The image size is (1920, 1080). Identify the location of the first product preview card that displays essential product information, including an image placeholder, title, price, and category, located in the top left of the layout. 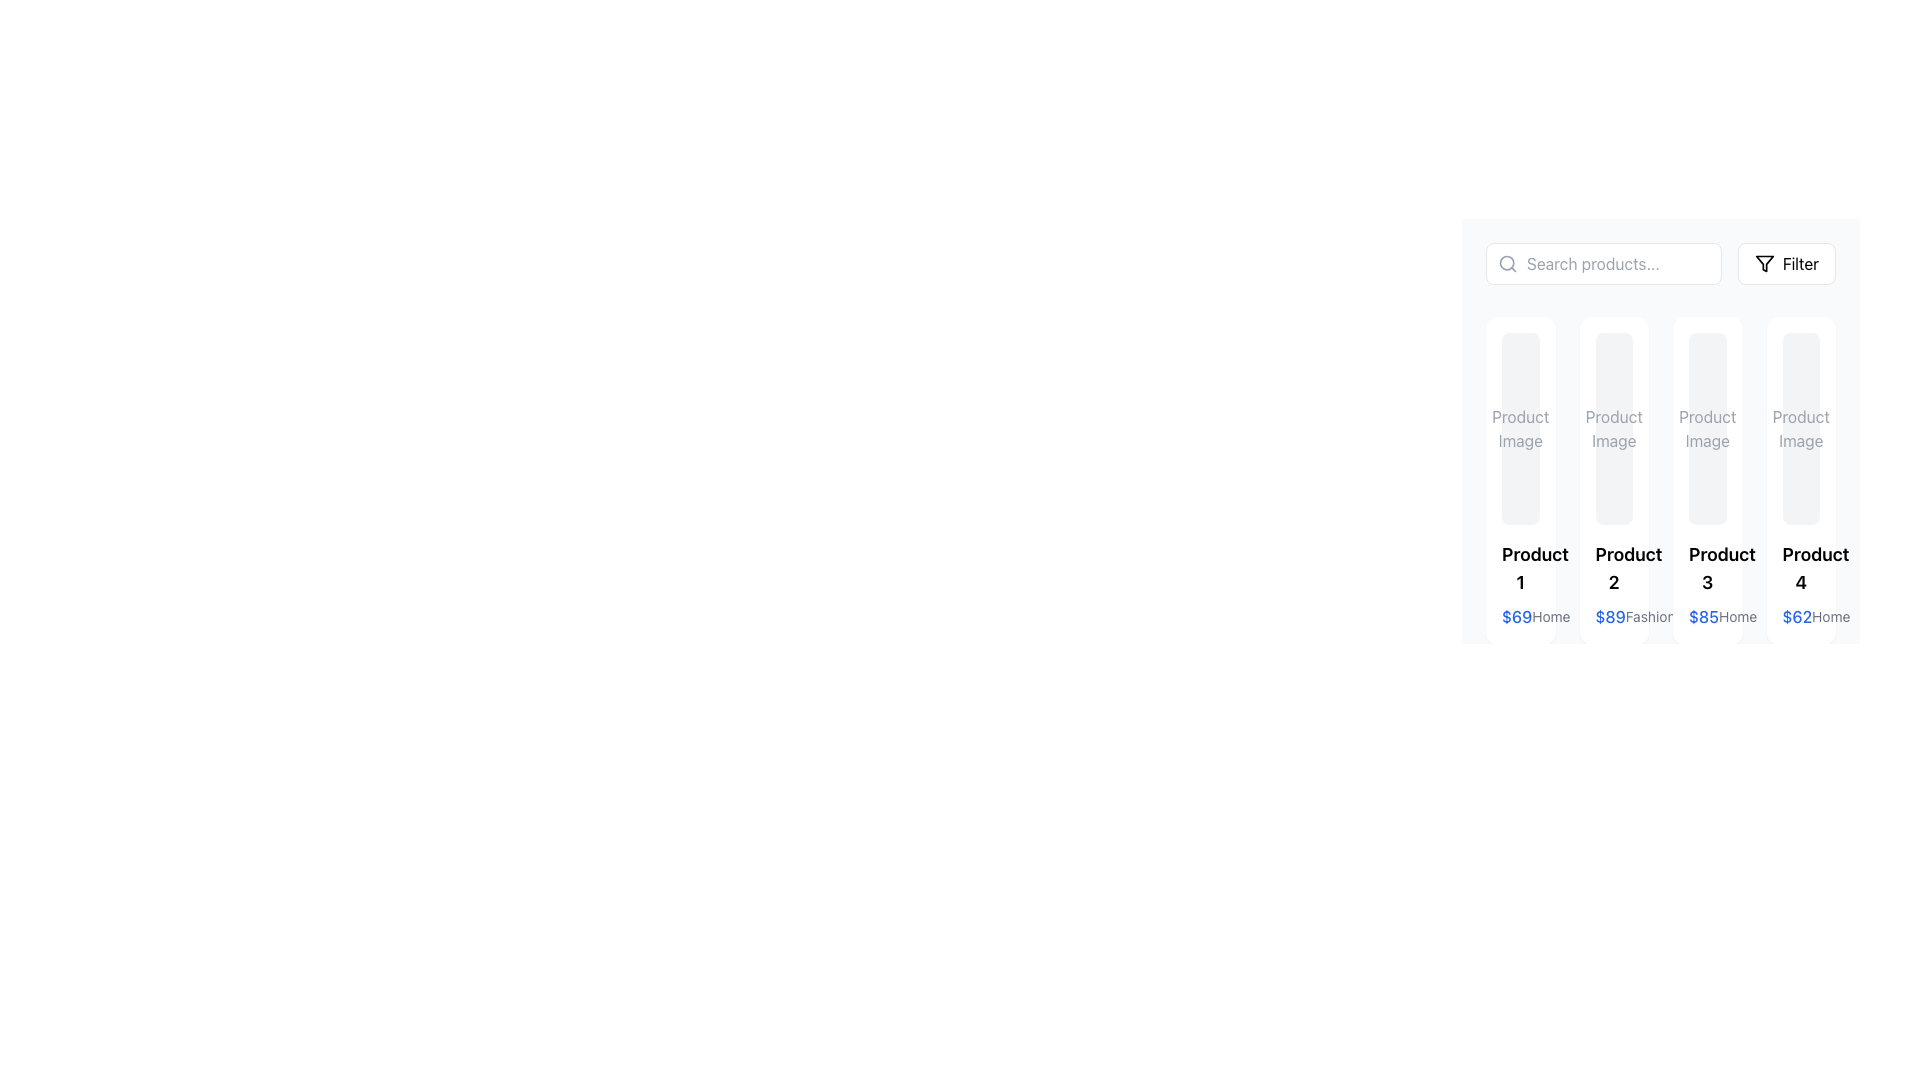
(1520, 481).